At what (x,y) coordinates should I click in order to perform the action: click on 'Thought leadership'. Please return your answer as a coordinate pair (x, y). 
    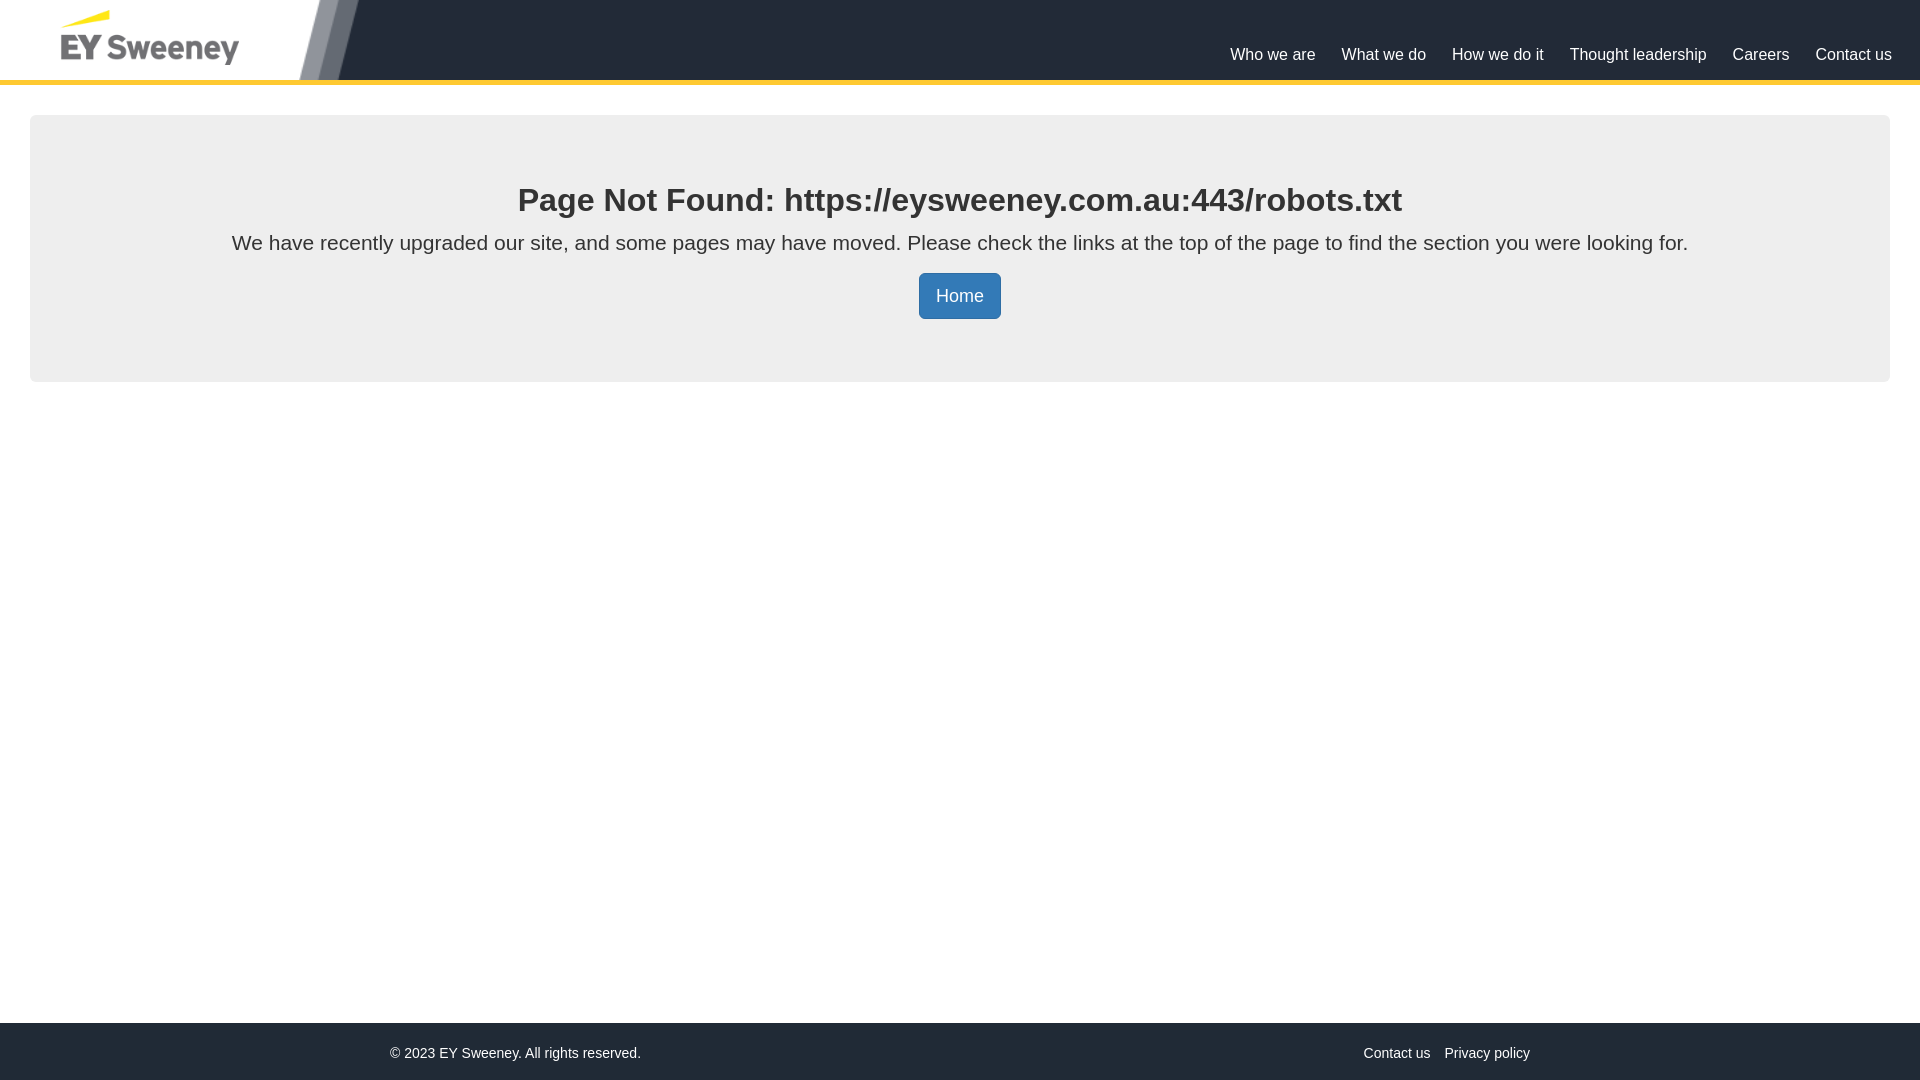
    Looking at the image, I should click on (1638, 53).